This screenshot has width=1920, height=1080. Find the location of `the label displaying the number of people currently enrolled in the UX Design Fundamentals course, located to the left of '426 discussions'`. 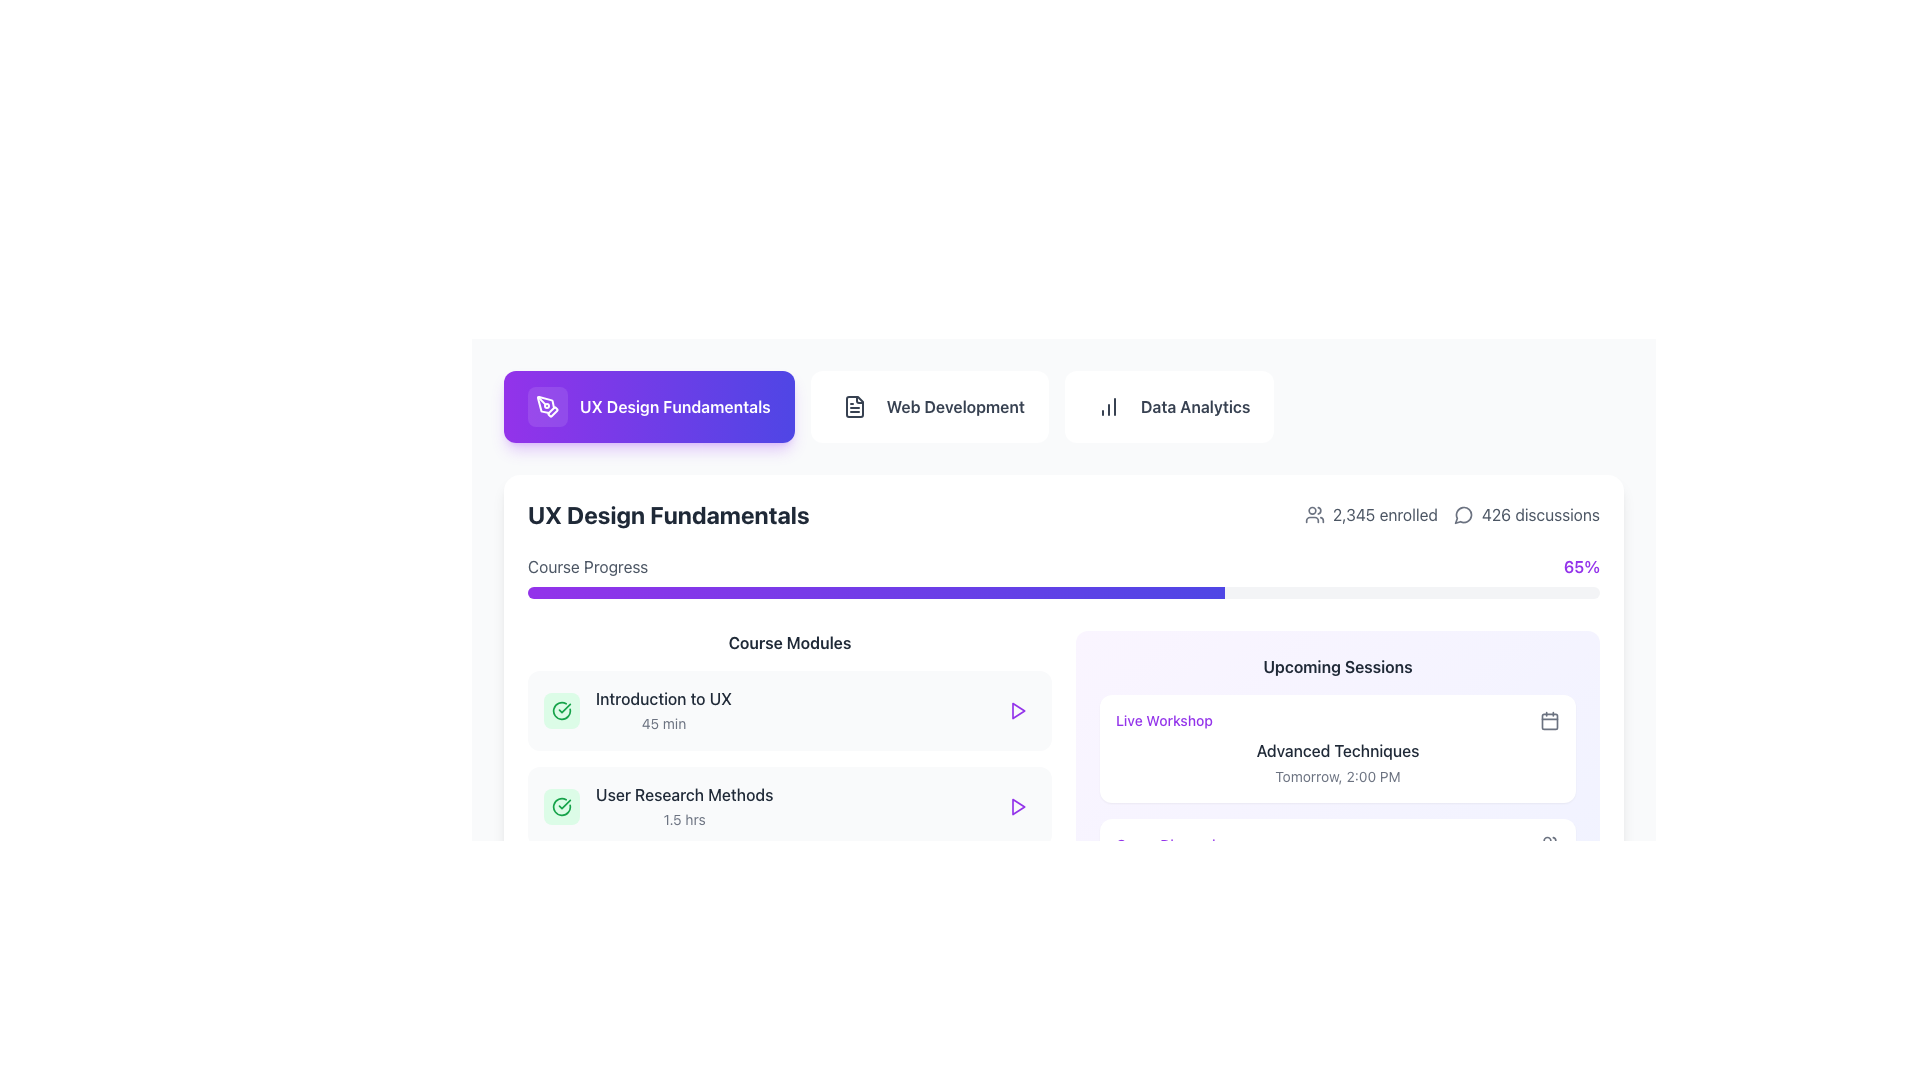

the label displaying the number of people currently enrolled in the UX Design Fundamentals course, located to the left of '426 discussions' is located at coordinates (1370, 514).